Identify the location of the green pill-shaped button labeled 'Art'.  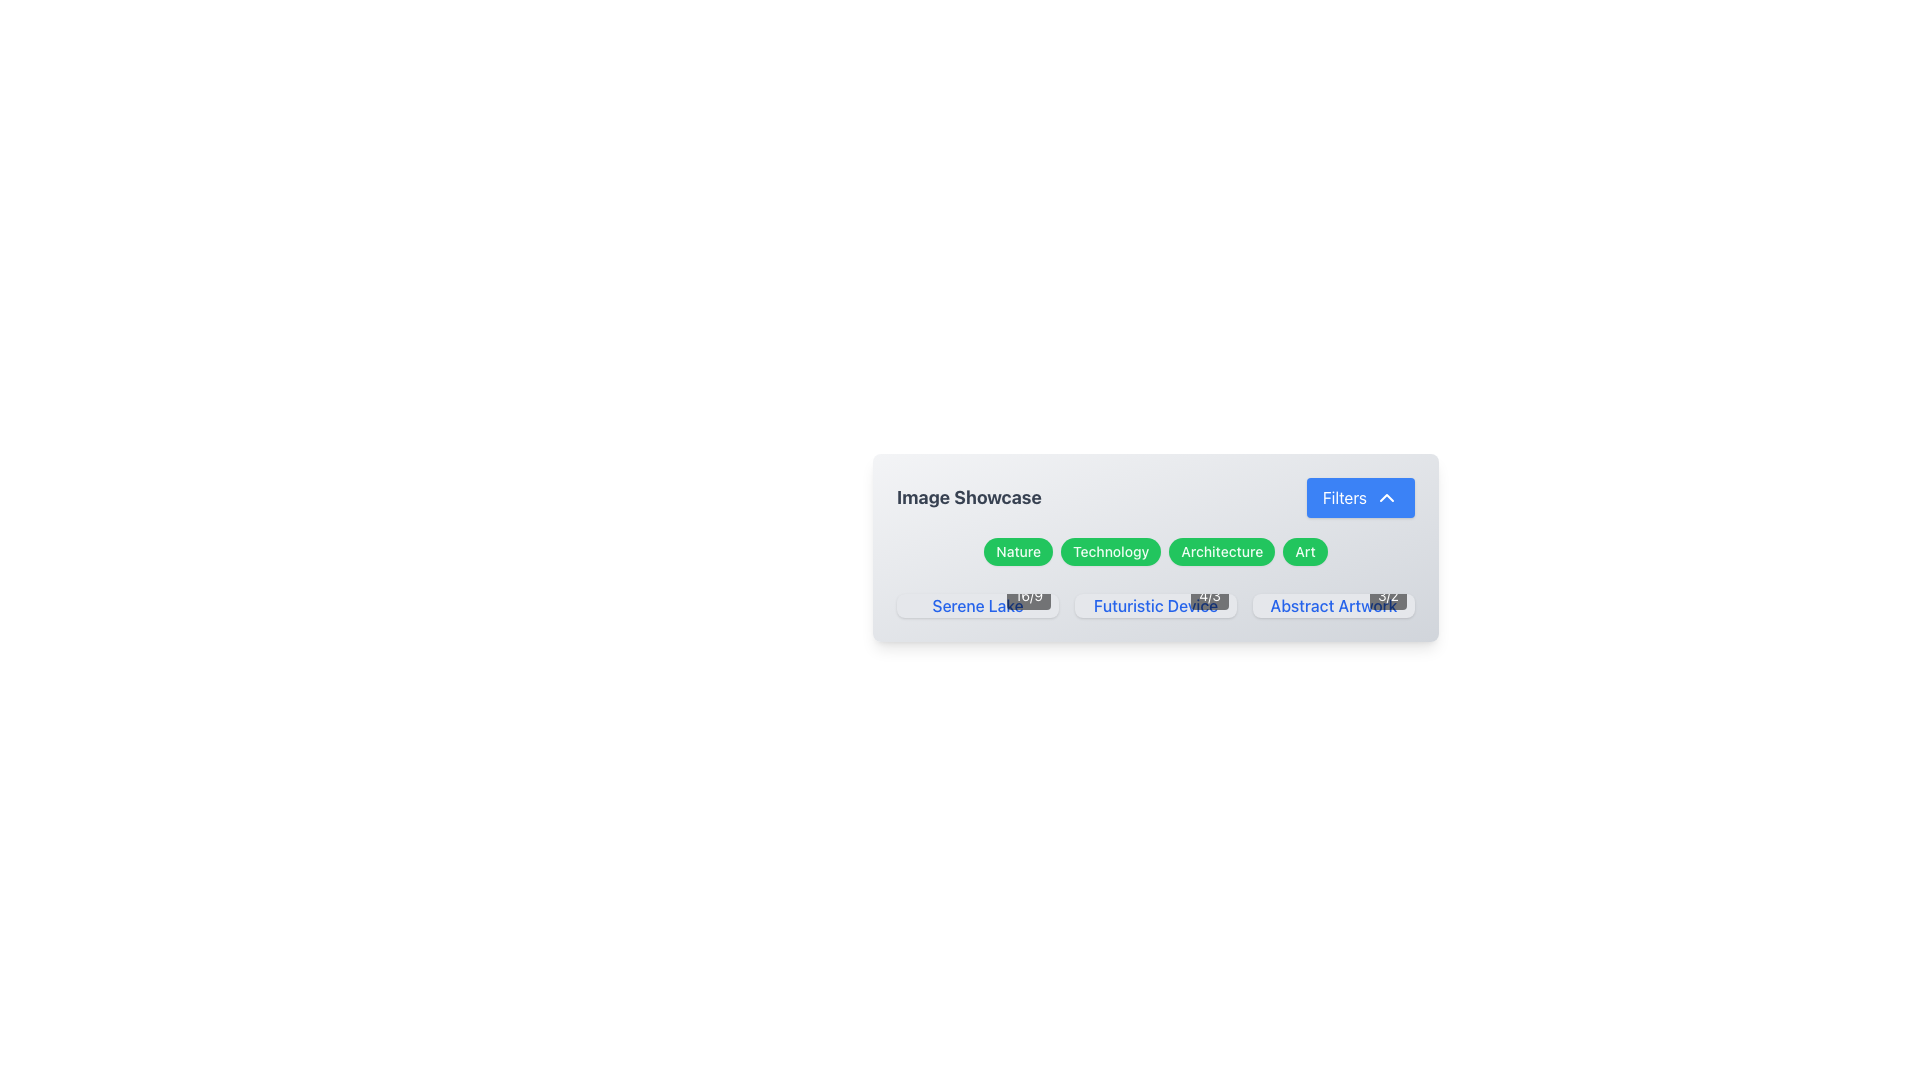
(1305, 551).